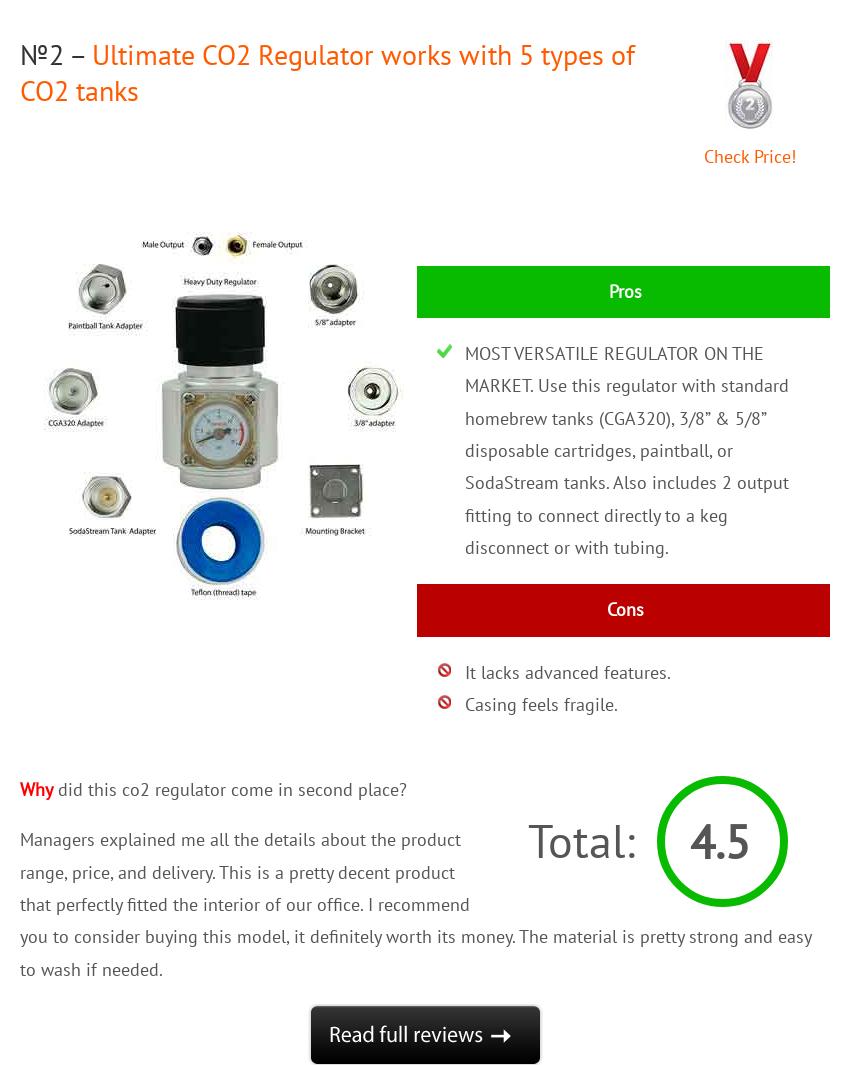 The image size is (850, 1065). I want to click on '4.5', so click(719, 841).